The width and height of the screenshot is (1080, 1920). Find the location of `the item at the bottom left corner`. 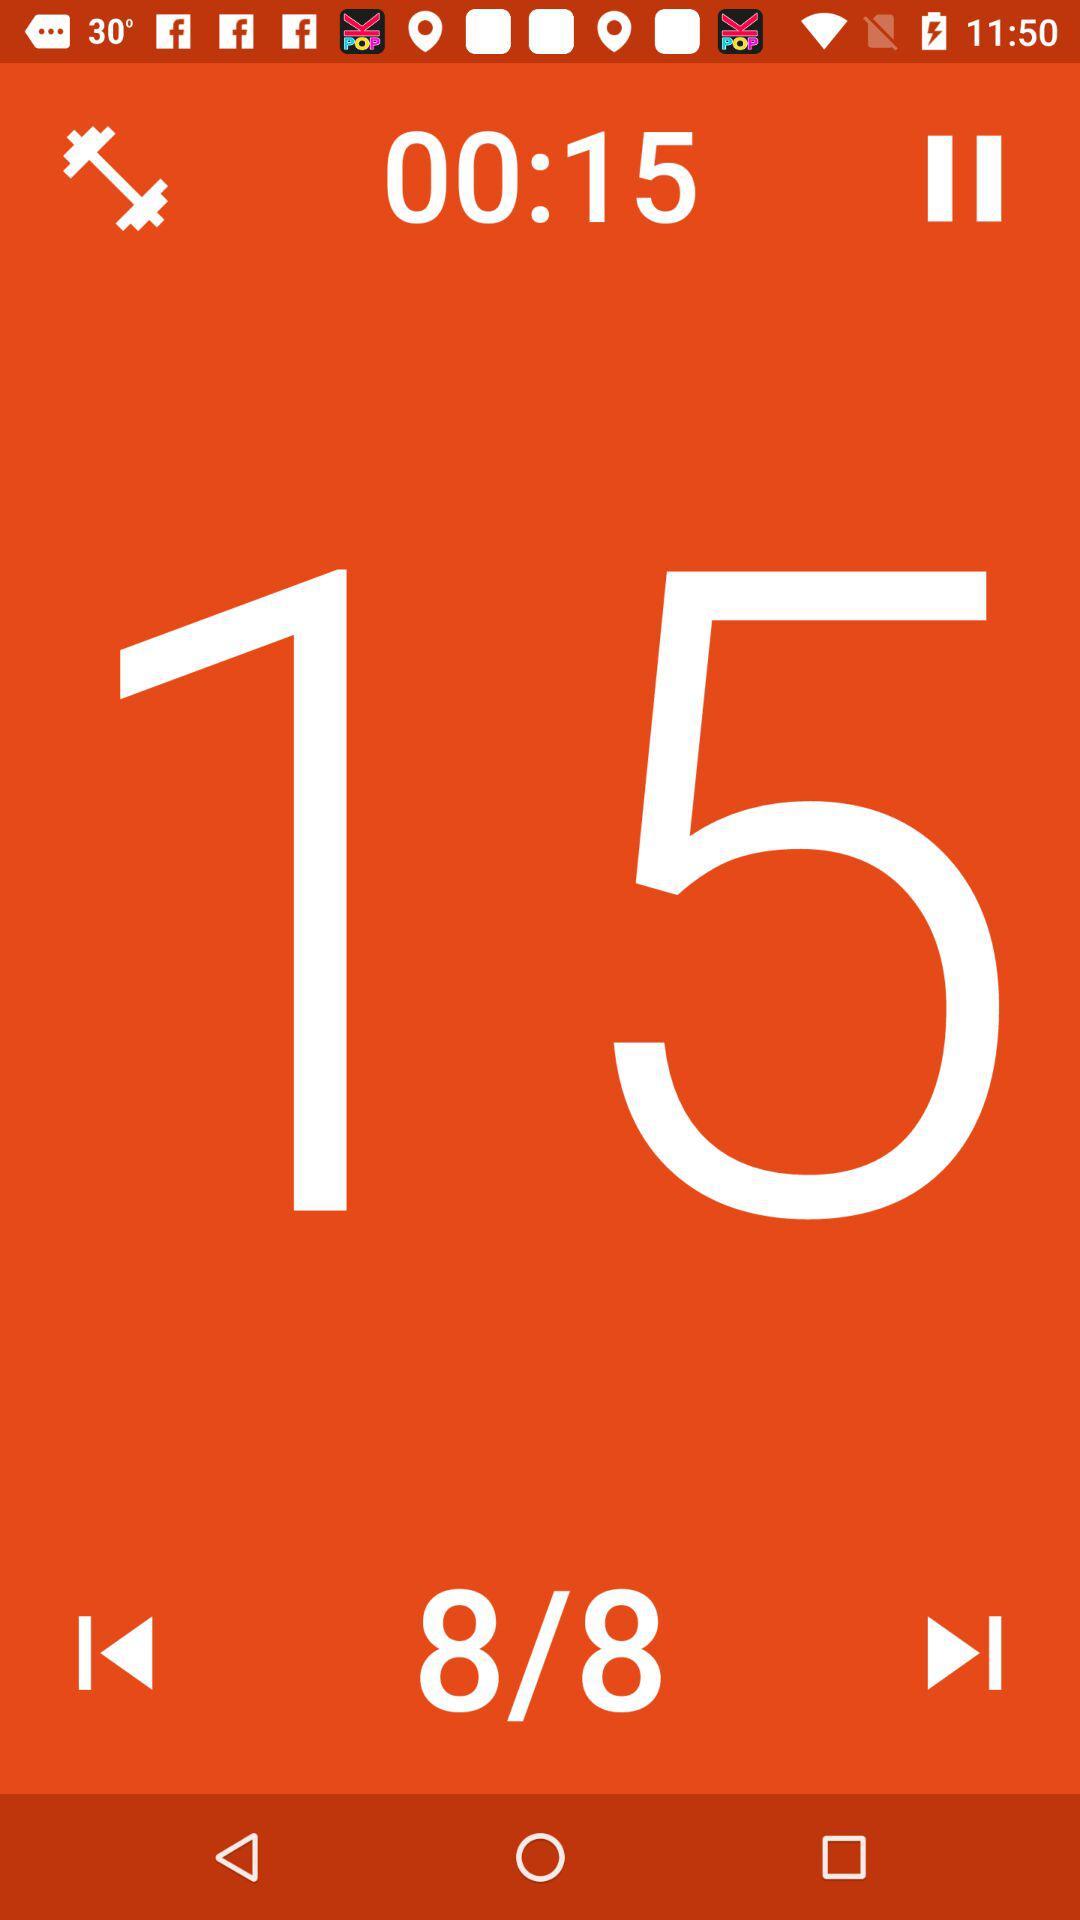

the item at the bottom left corner is located at coordinates (115, 1652).